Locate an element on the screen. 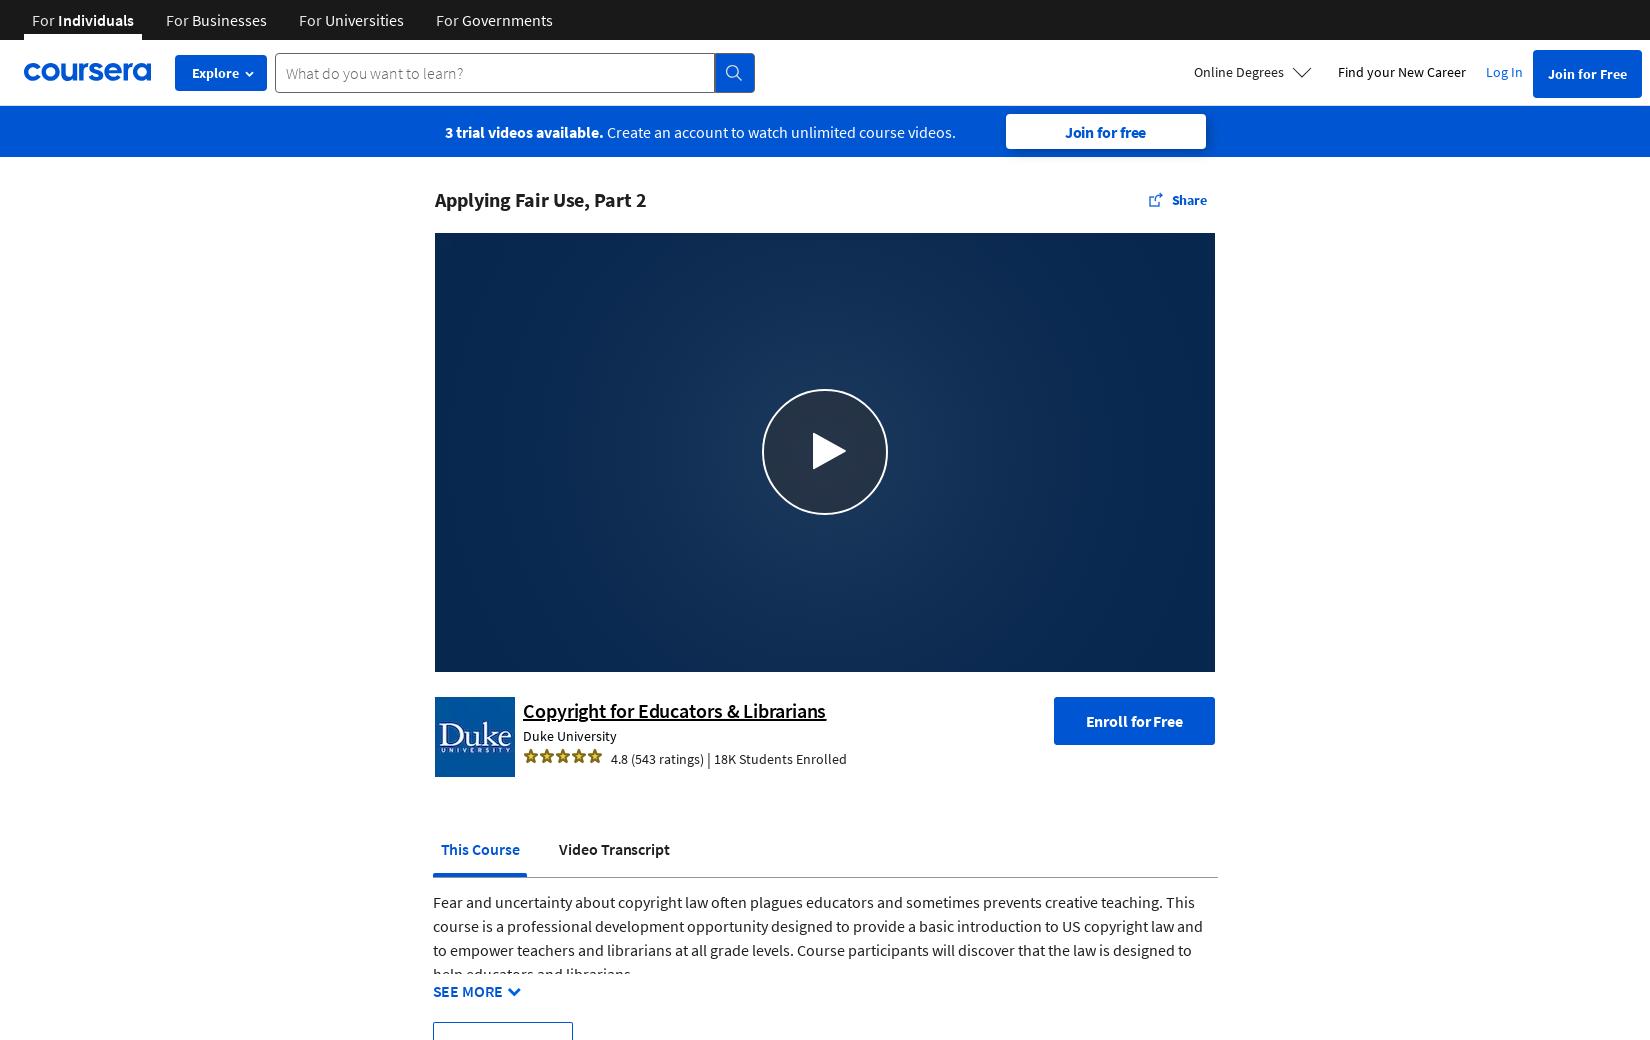 The height and width of the screenshot is (1040, 1650). '4.8 (543 ratings)' is located at coordinates (656, 757).